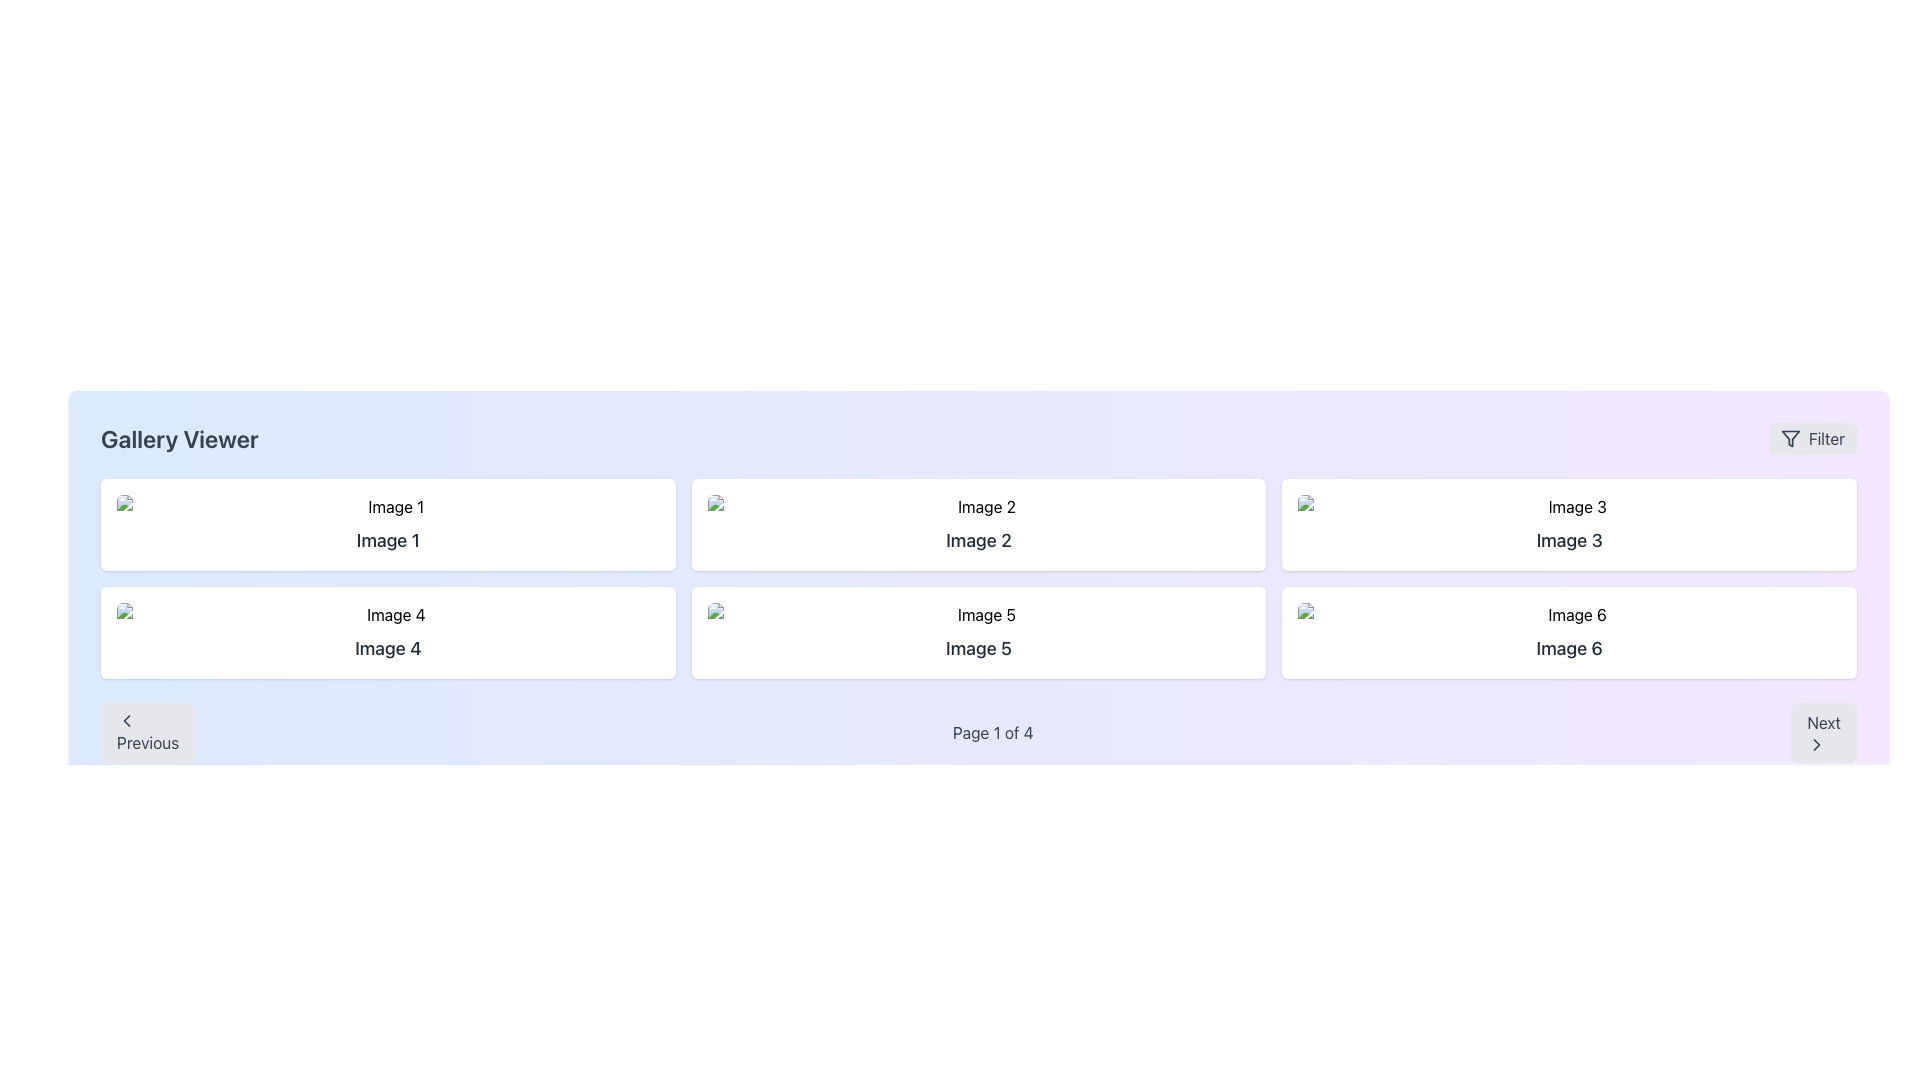 The width and height of the screenshot is (1920, 1080). What do you see at coordinates (1568, 613) in the screenshot?
I see `the image placeholder located in the sixth tile of the gallery grid in the bottom-right corner for selection` at bounding box center [1568, 613].